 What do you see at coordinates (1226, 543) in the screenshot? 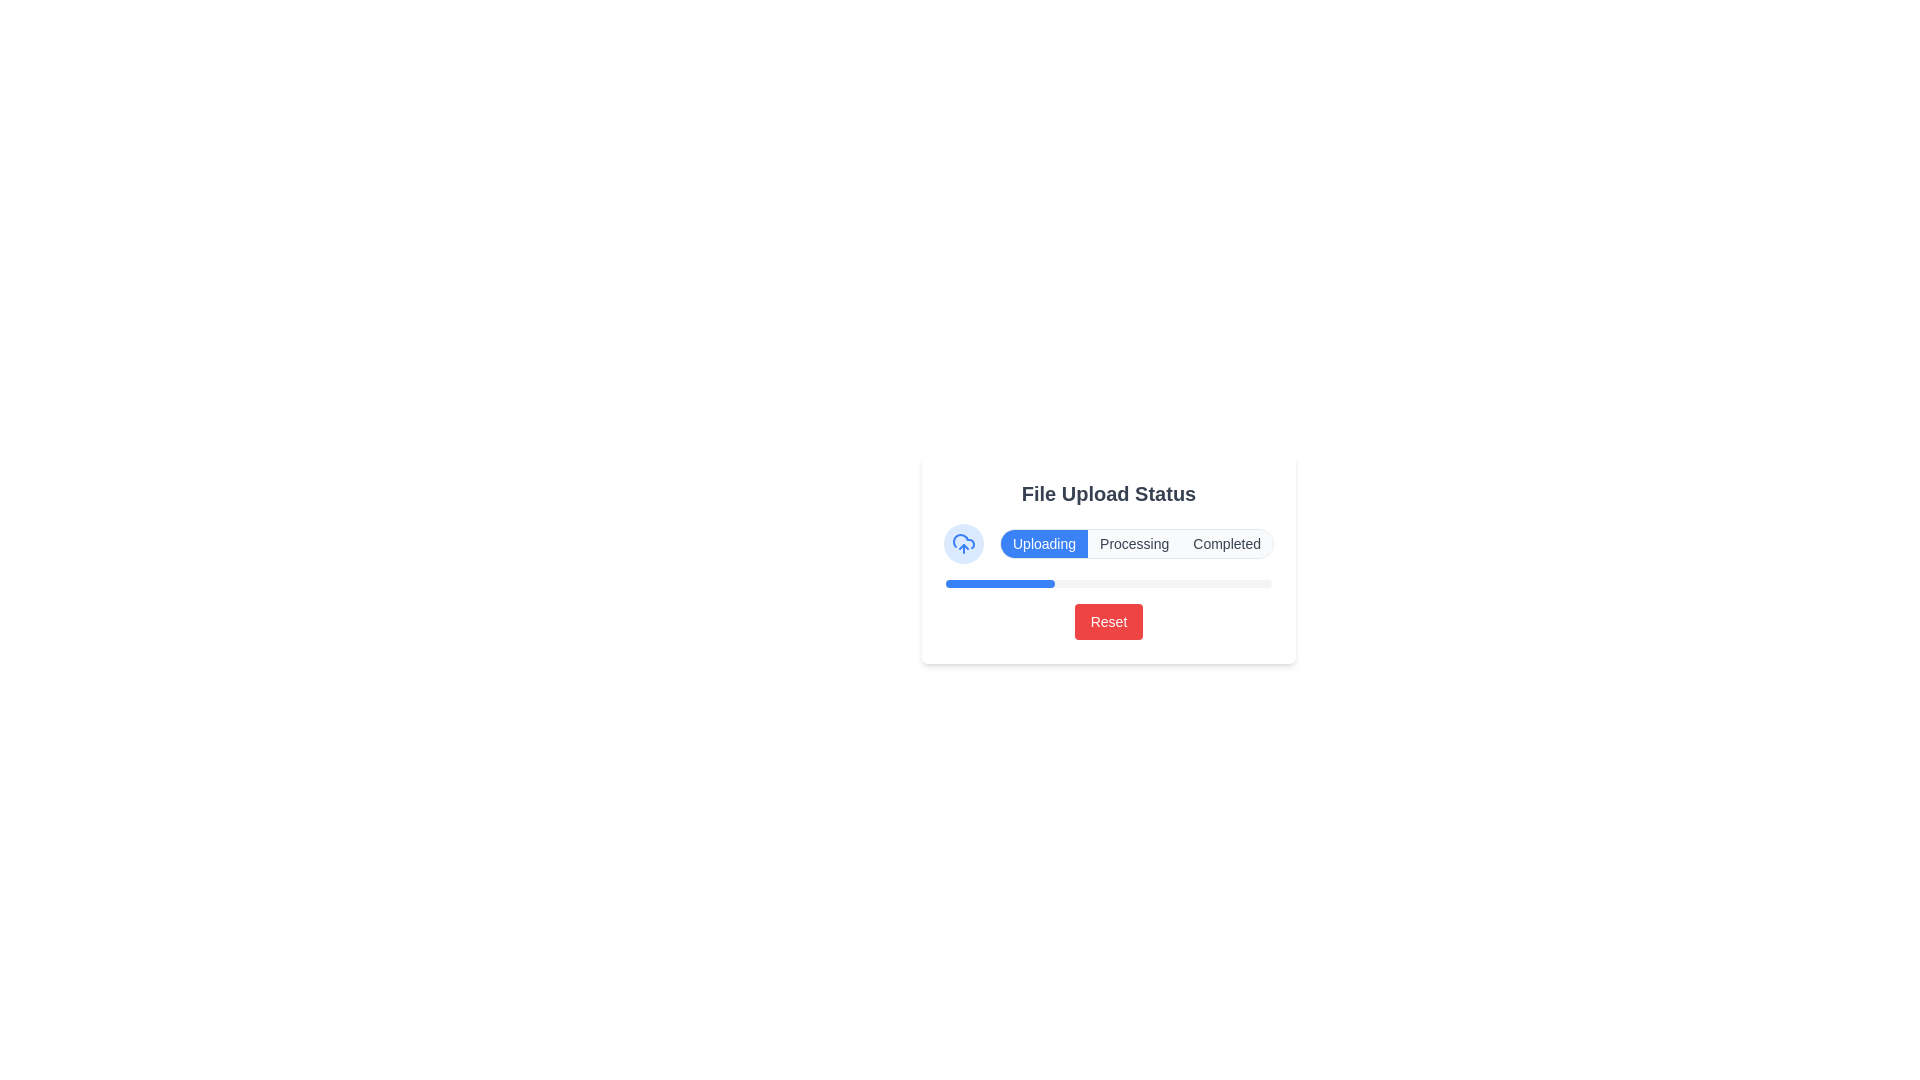
I see `the 'Completed' button, which is a small rectangular button with a light gray background and dark gray text, located as the last button in a horizontal set of status buttons` at bounding box center [1226, 543].